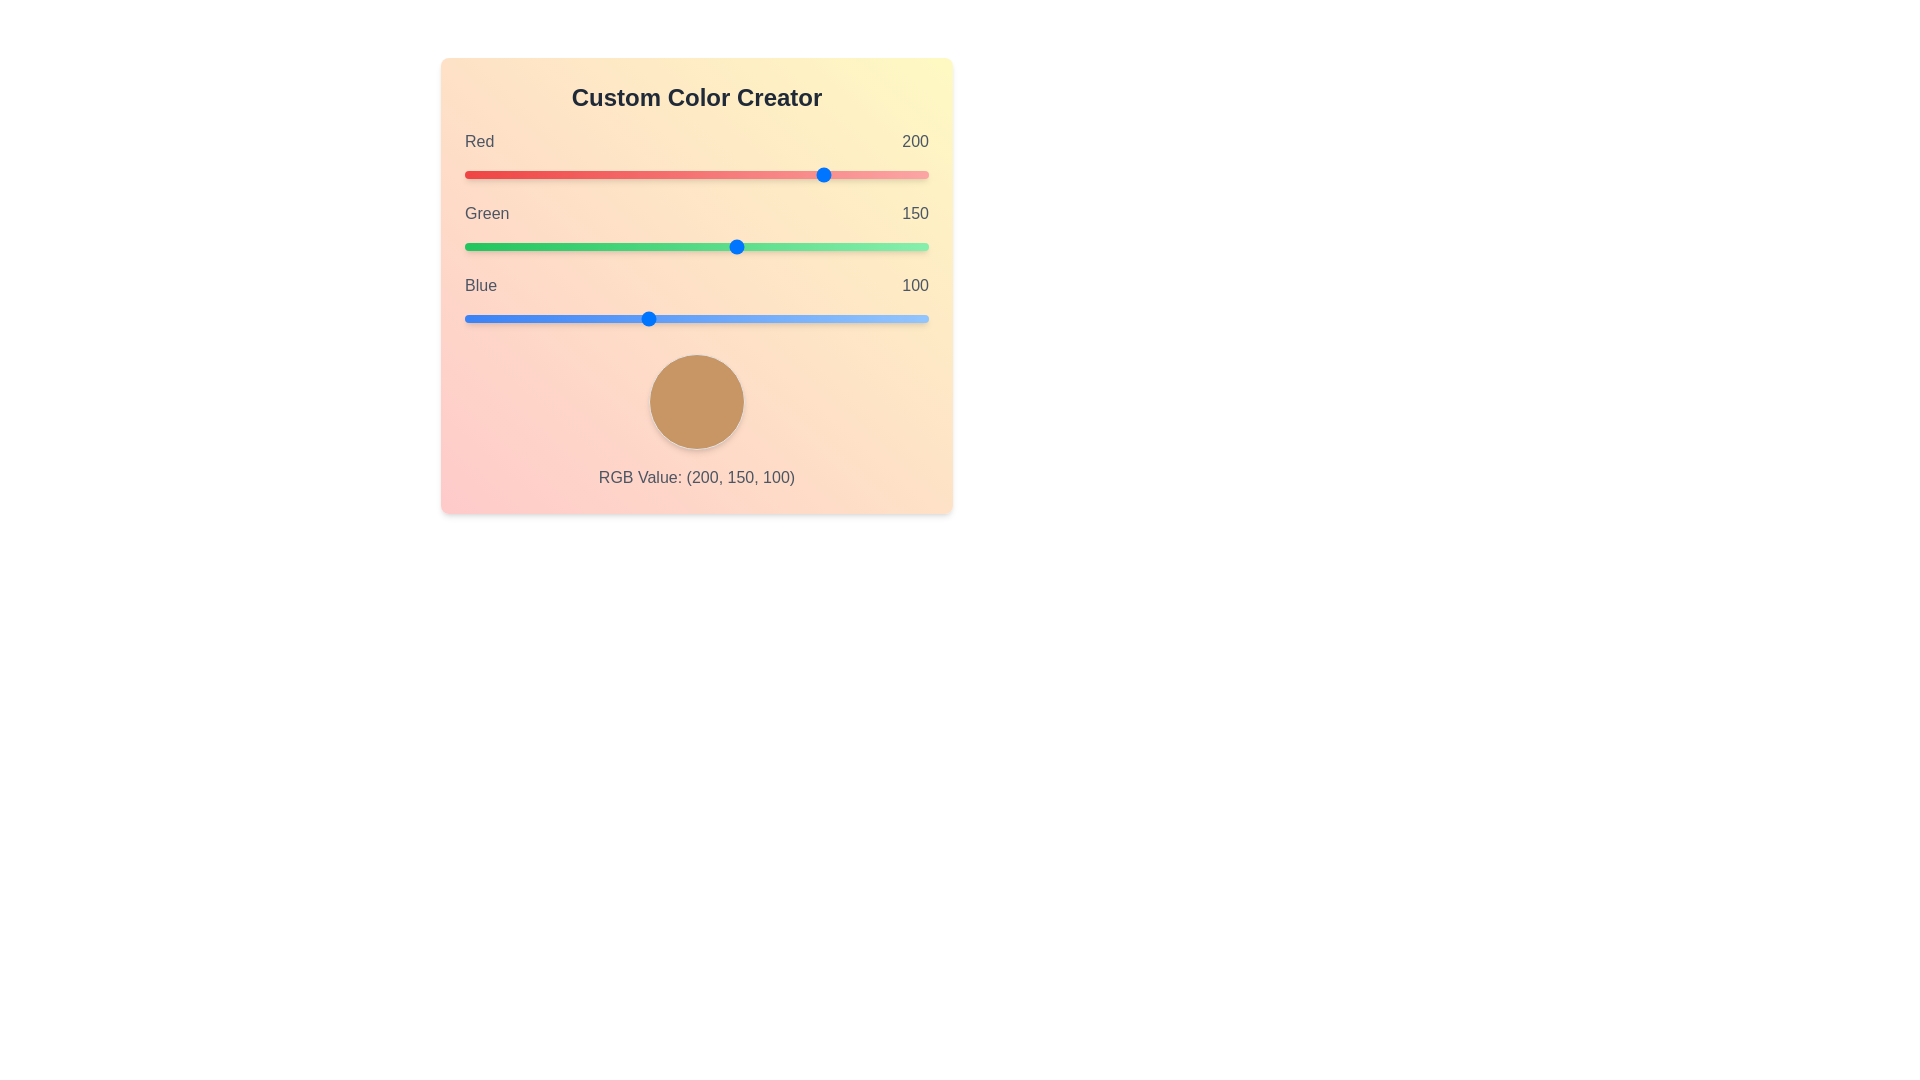 This screenshot has width=1920, height=1080. Describe the element at coordinates (556, 245) in the screenshot. I see `the Green slider to set the green component to 50` at that location.